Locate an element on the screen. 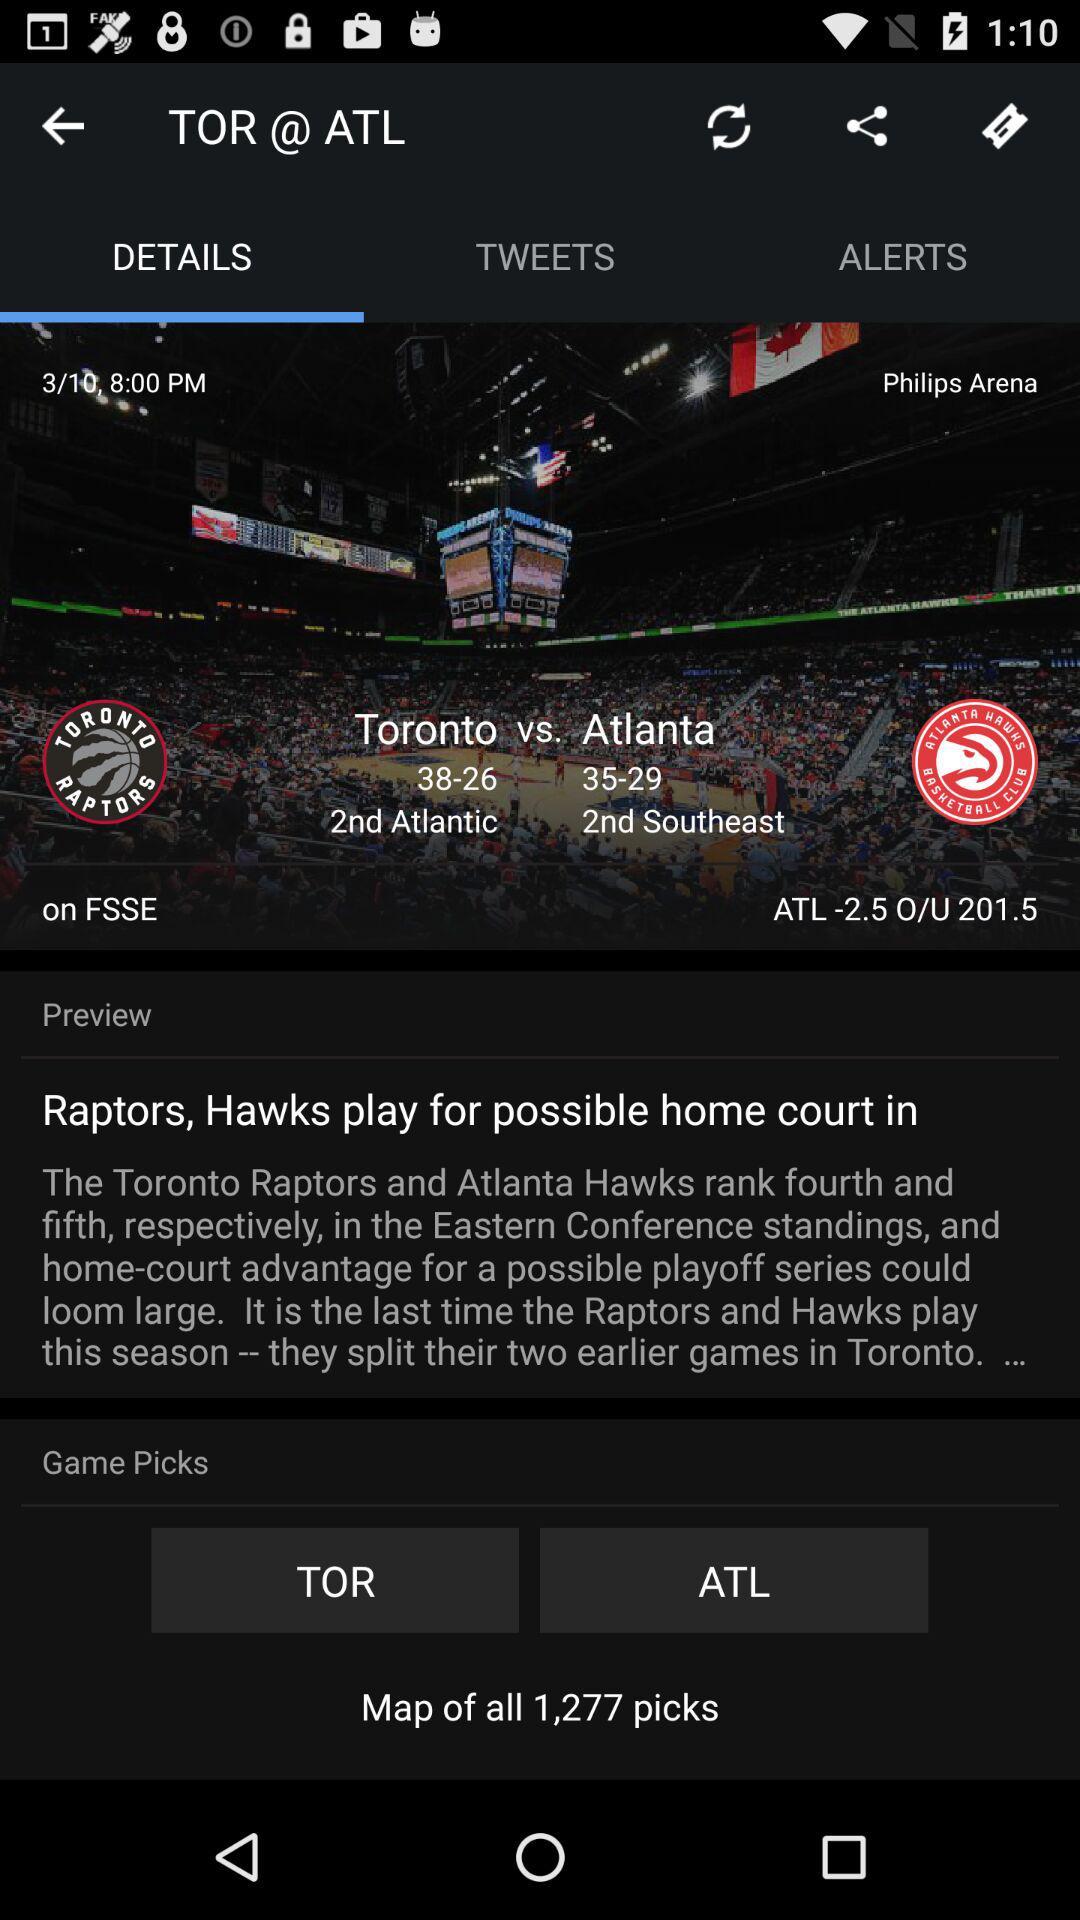 The height and width of the screenshot is (1920, 1080). item next to the details item is located at coordinates (545, 254).